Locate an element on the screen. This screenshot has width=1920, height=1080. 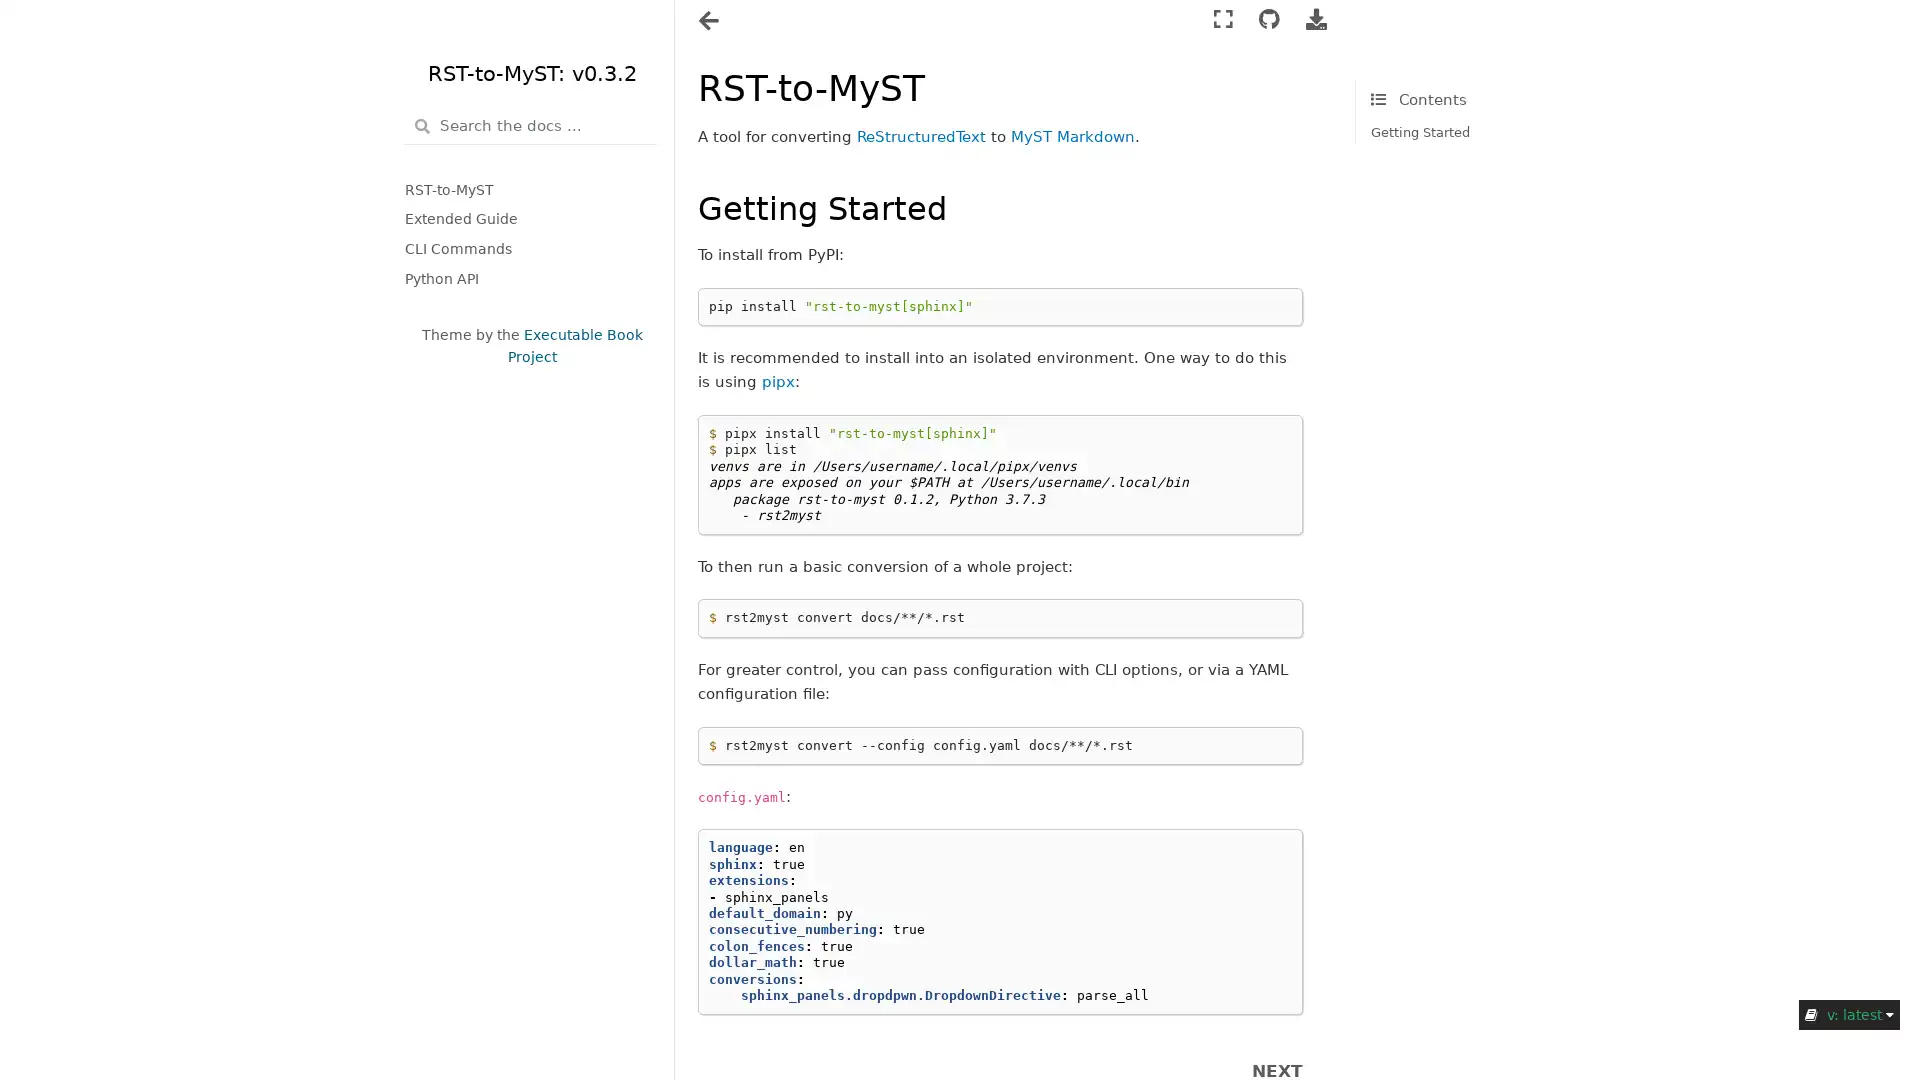
Download this page is located at coordinates (1315, 20).